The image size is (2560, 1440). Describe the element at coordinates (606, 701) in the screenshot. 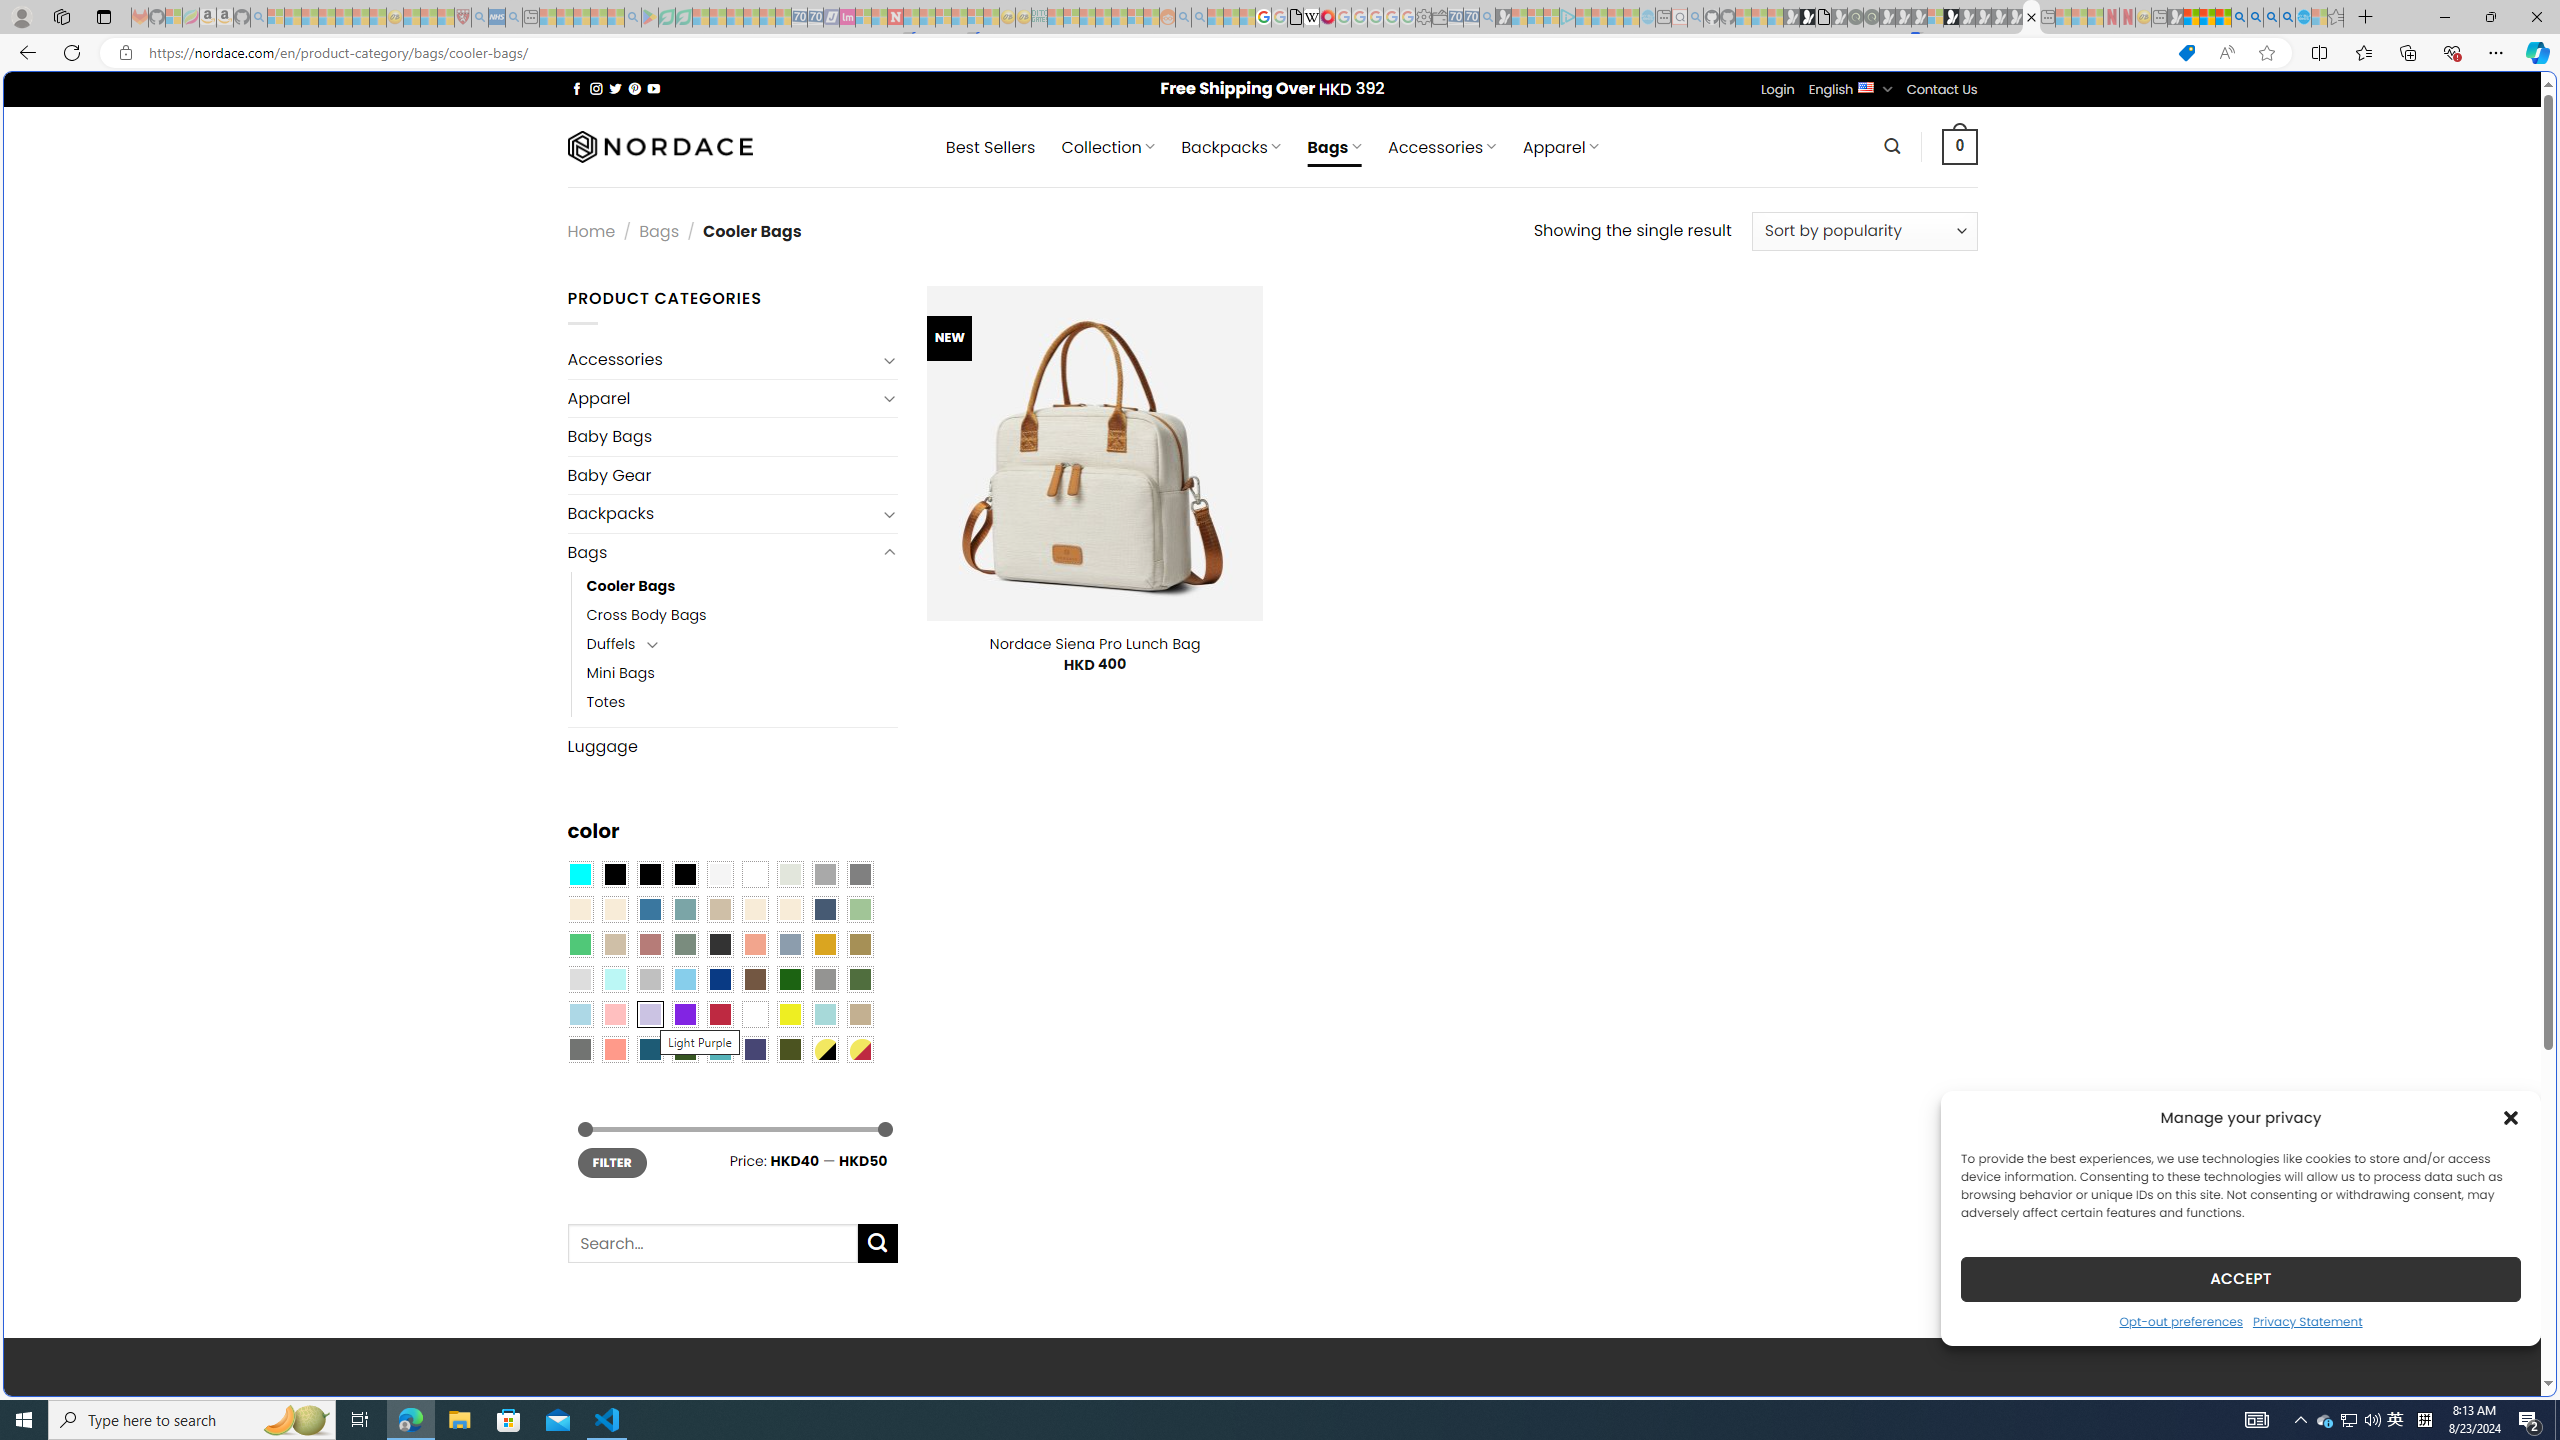

I see `'Totes'` at that location.